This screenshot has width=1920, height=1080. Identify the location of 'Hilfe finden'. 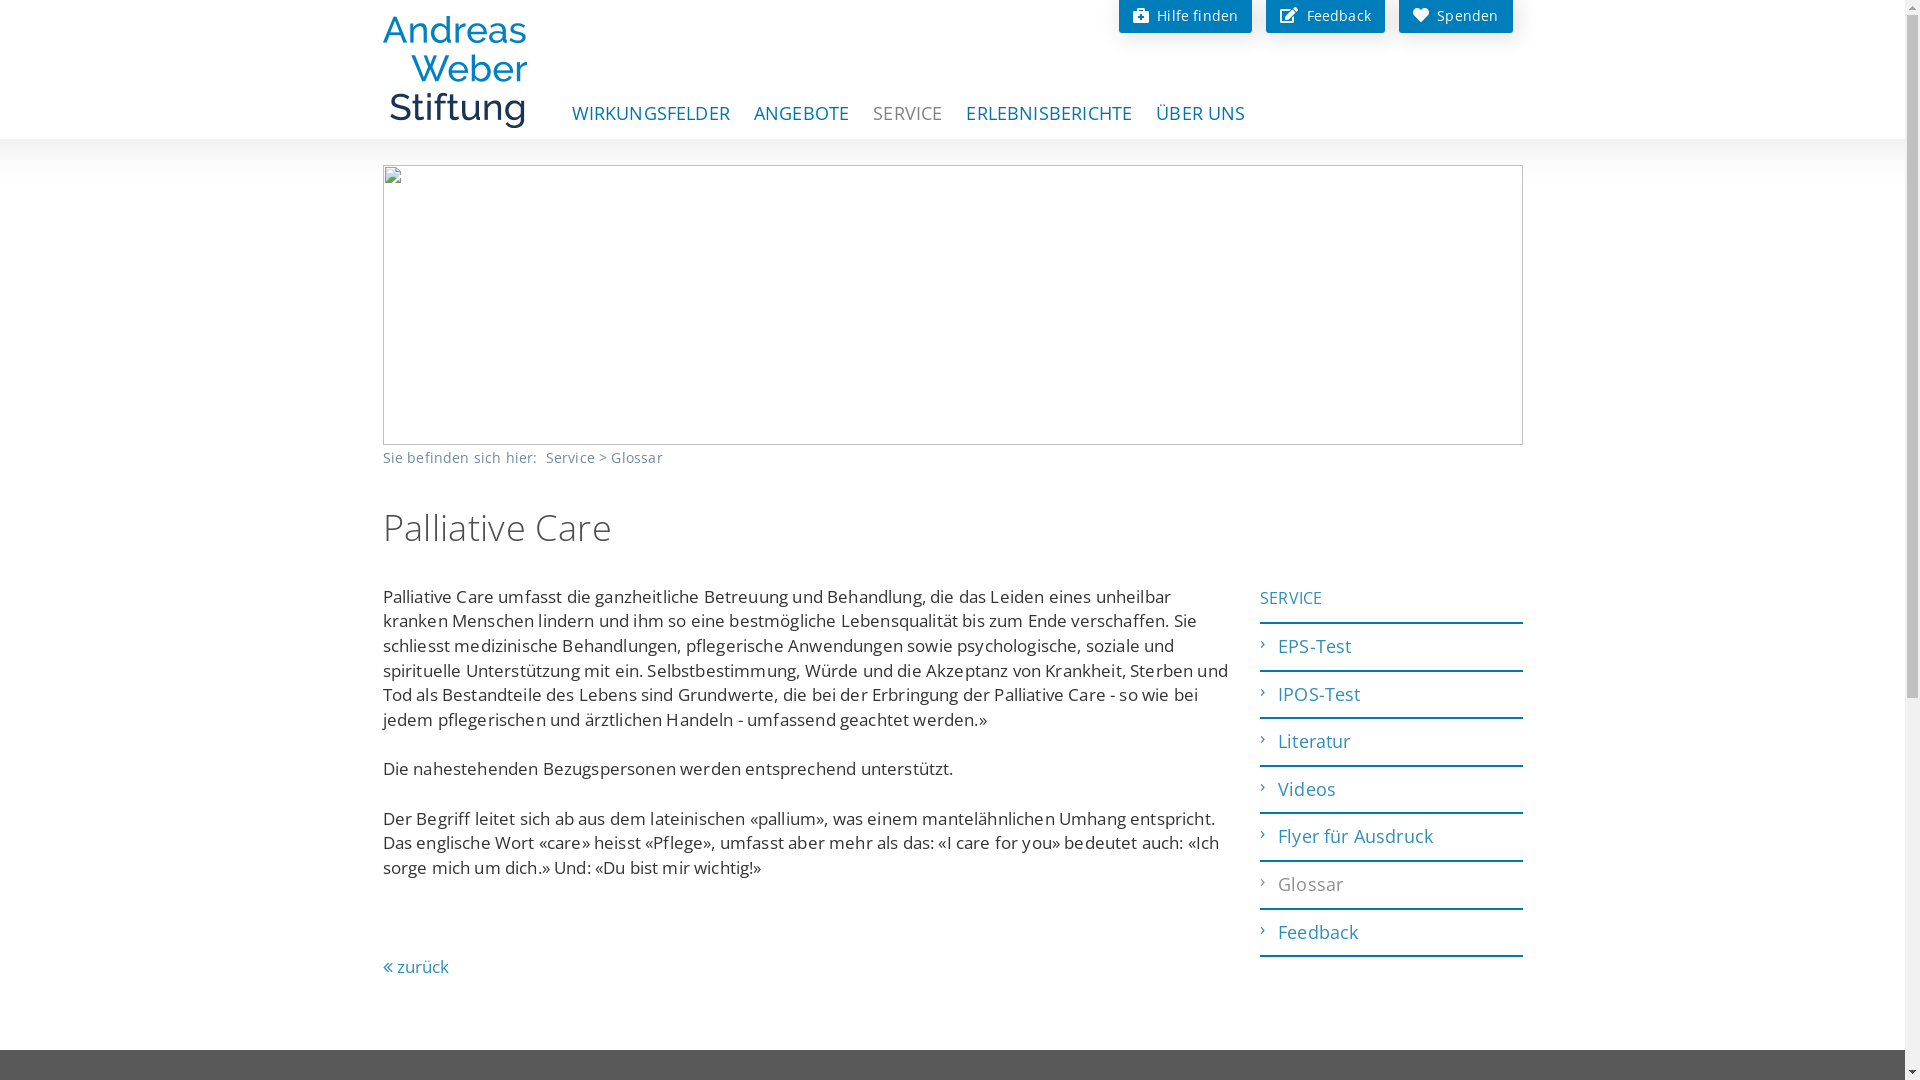
(1132, 14).